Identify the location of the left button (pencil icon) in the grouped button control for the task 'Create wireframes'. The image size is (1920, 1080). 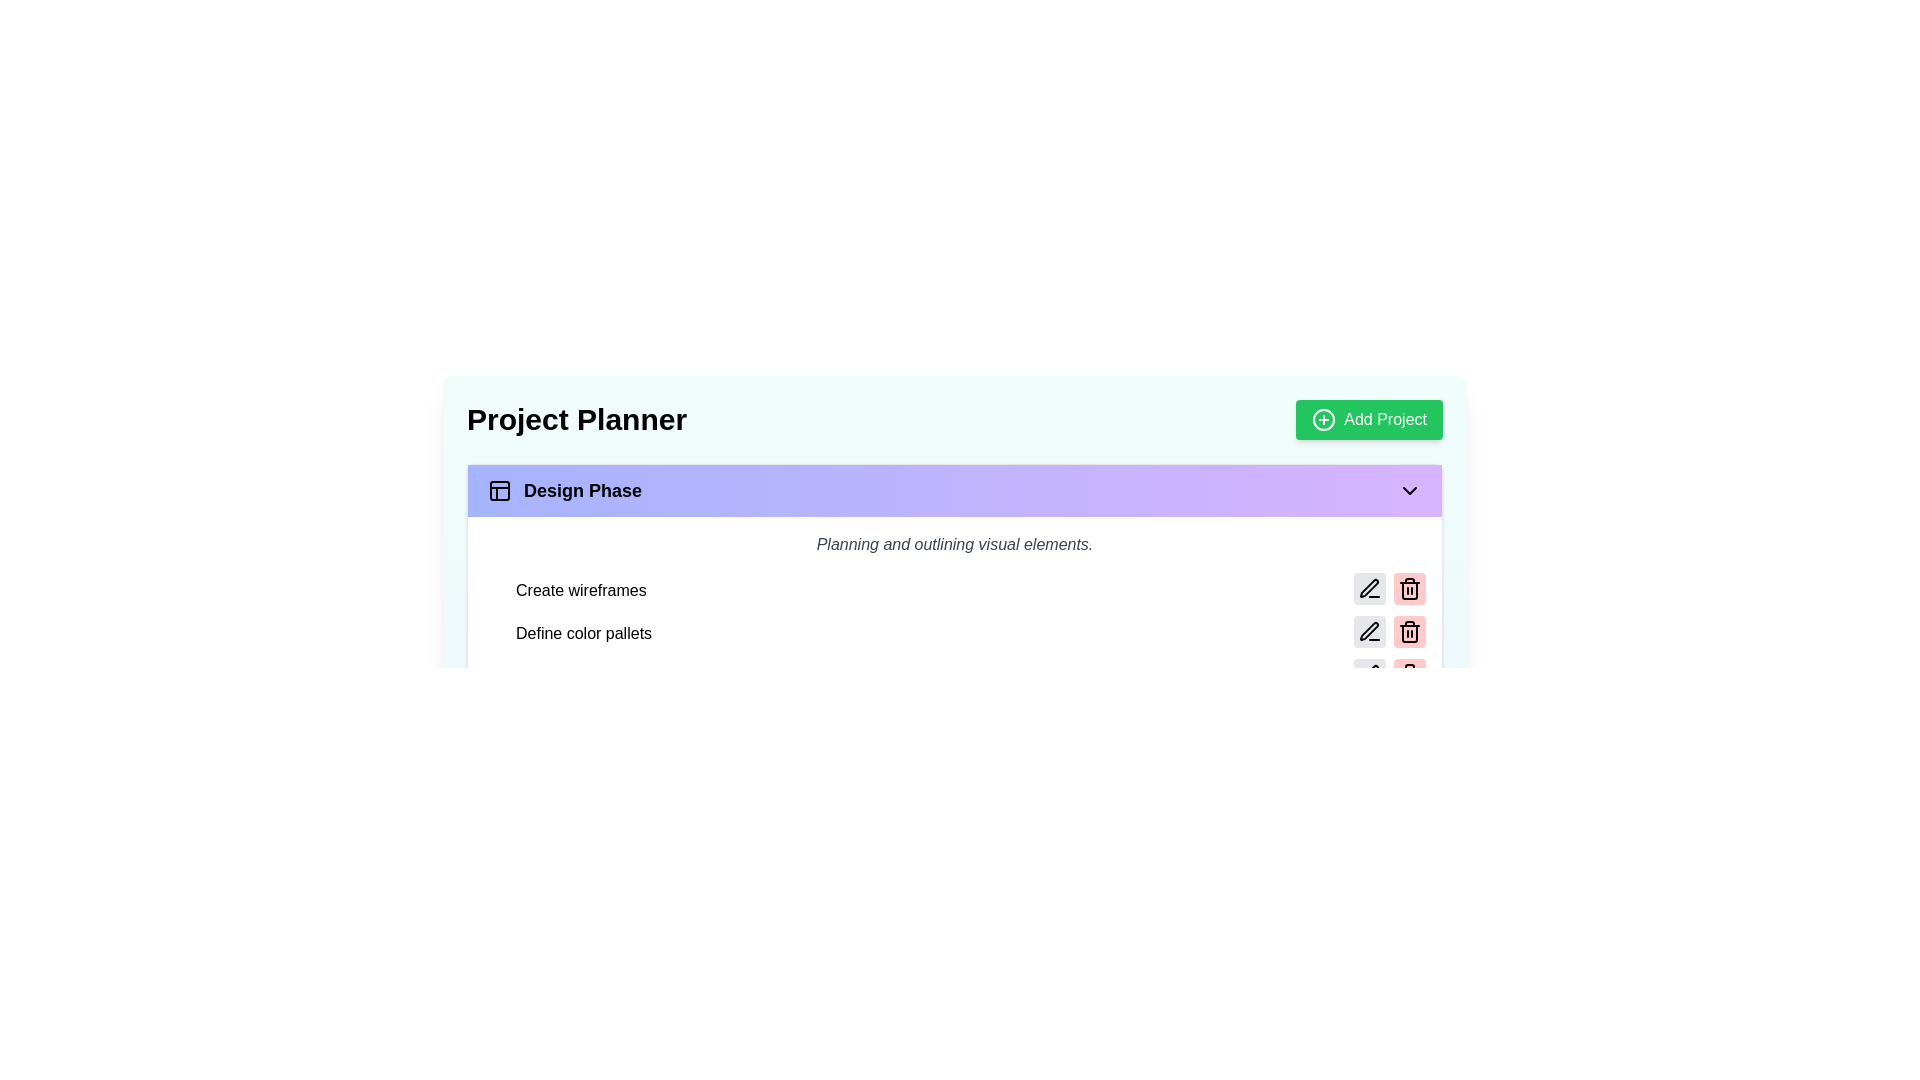
(1389, 589).